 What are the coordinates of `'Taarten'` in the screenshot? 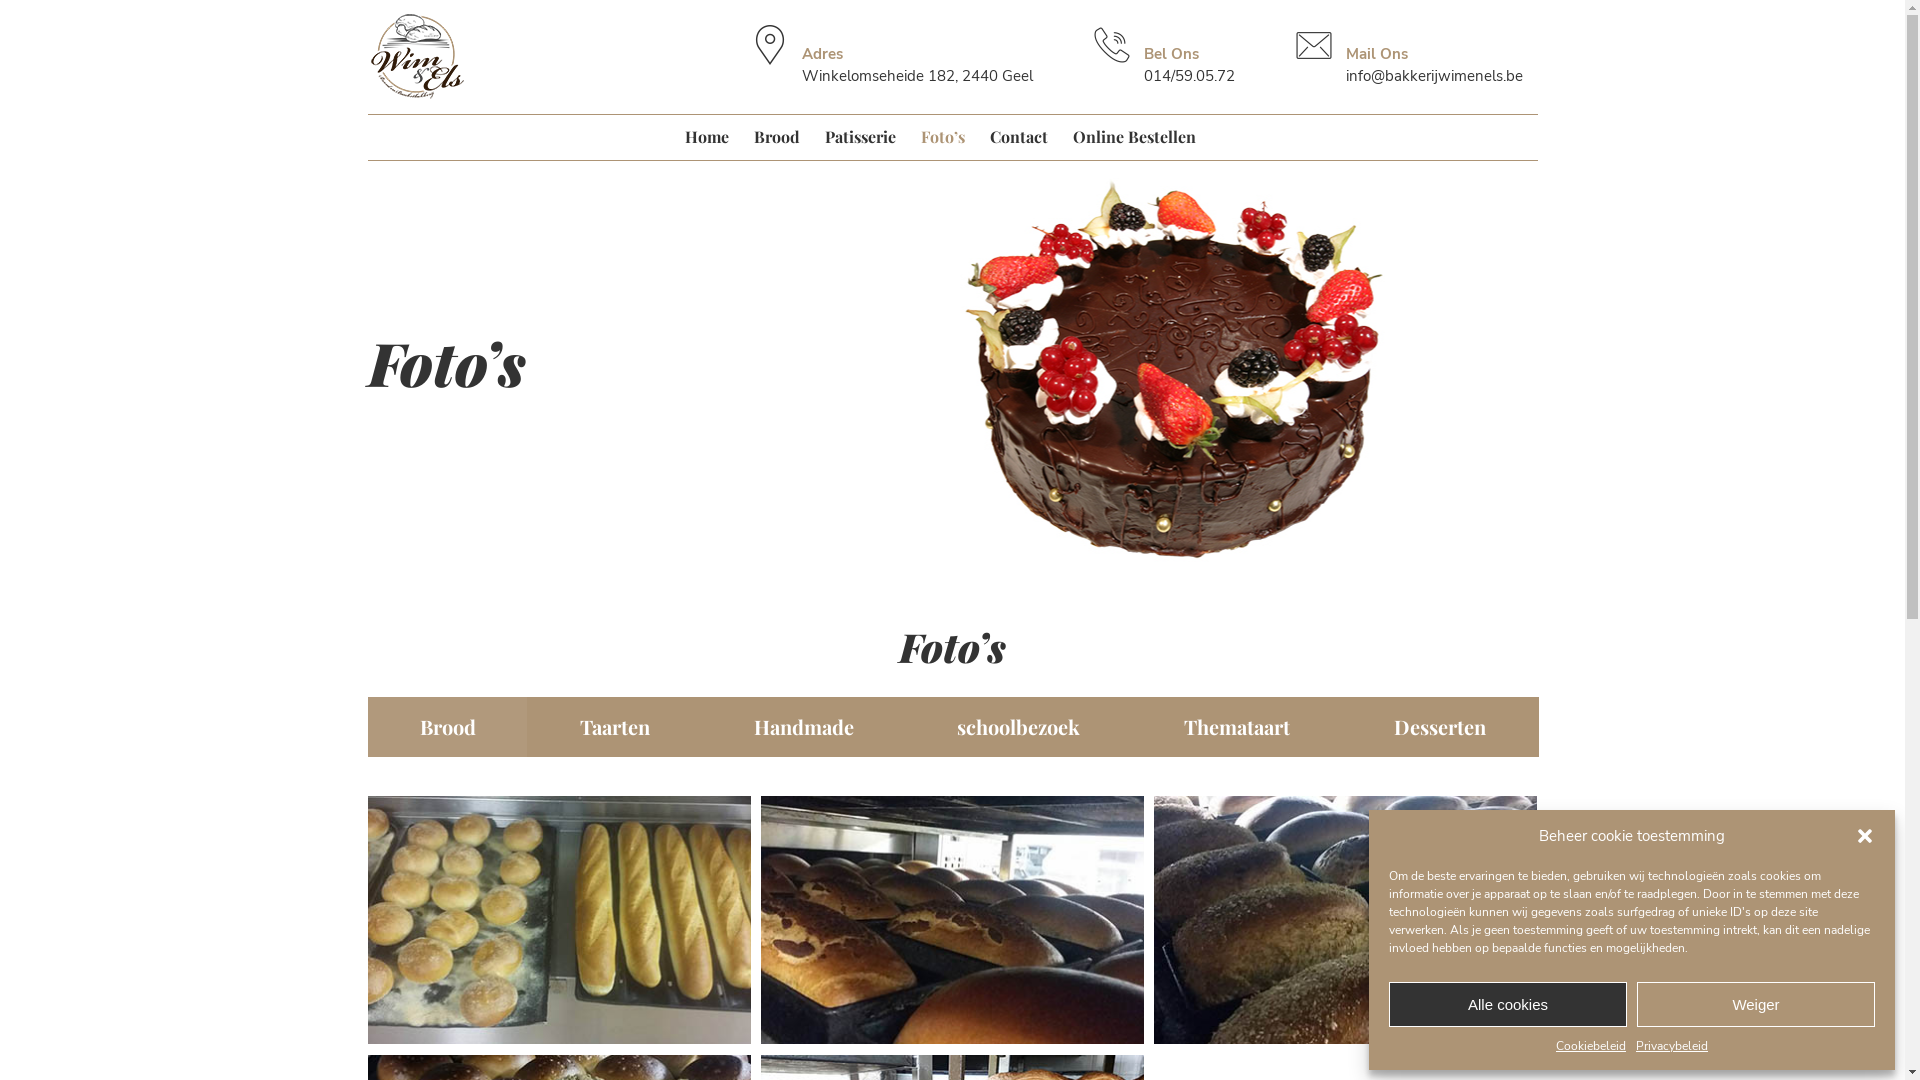 It's located at (613, 725).